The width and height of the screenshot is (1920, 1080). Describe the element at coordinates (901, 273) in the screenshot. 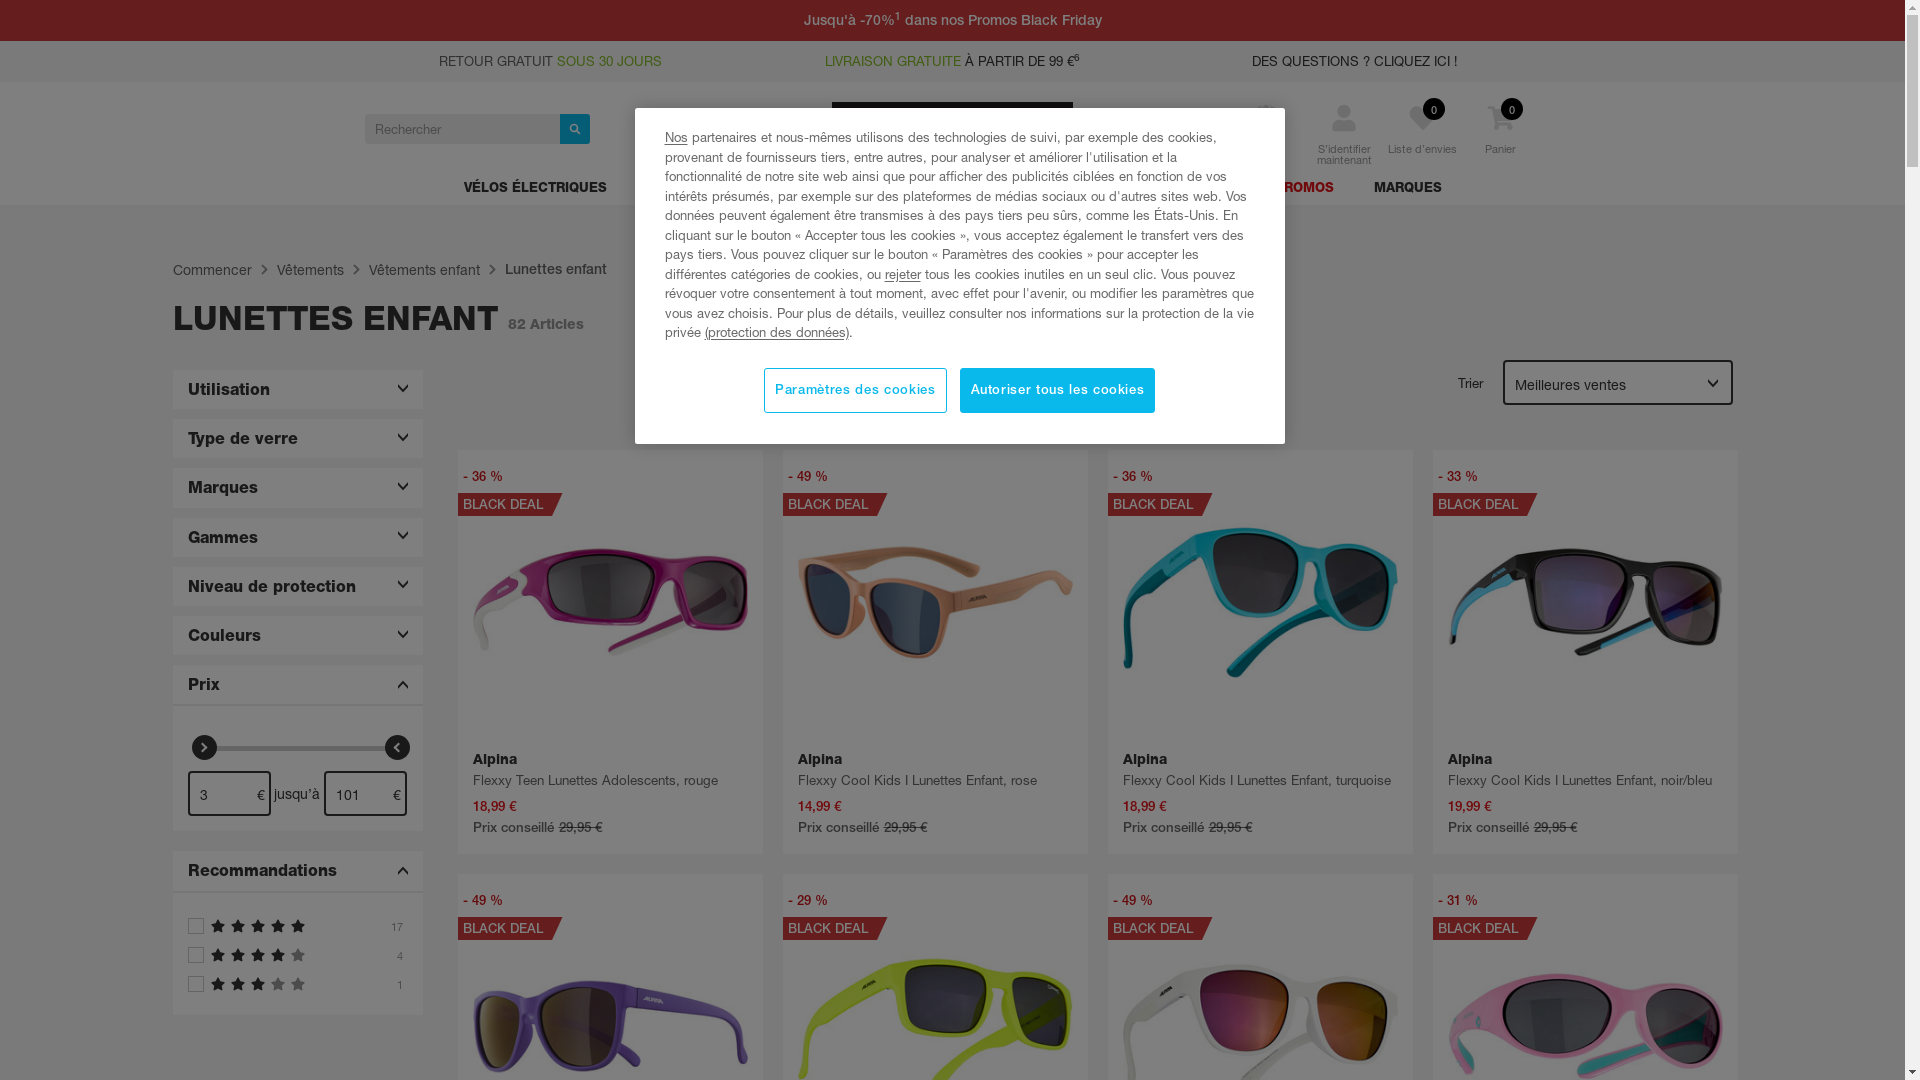

I see `'rejeter'` at that location.